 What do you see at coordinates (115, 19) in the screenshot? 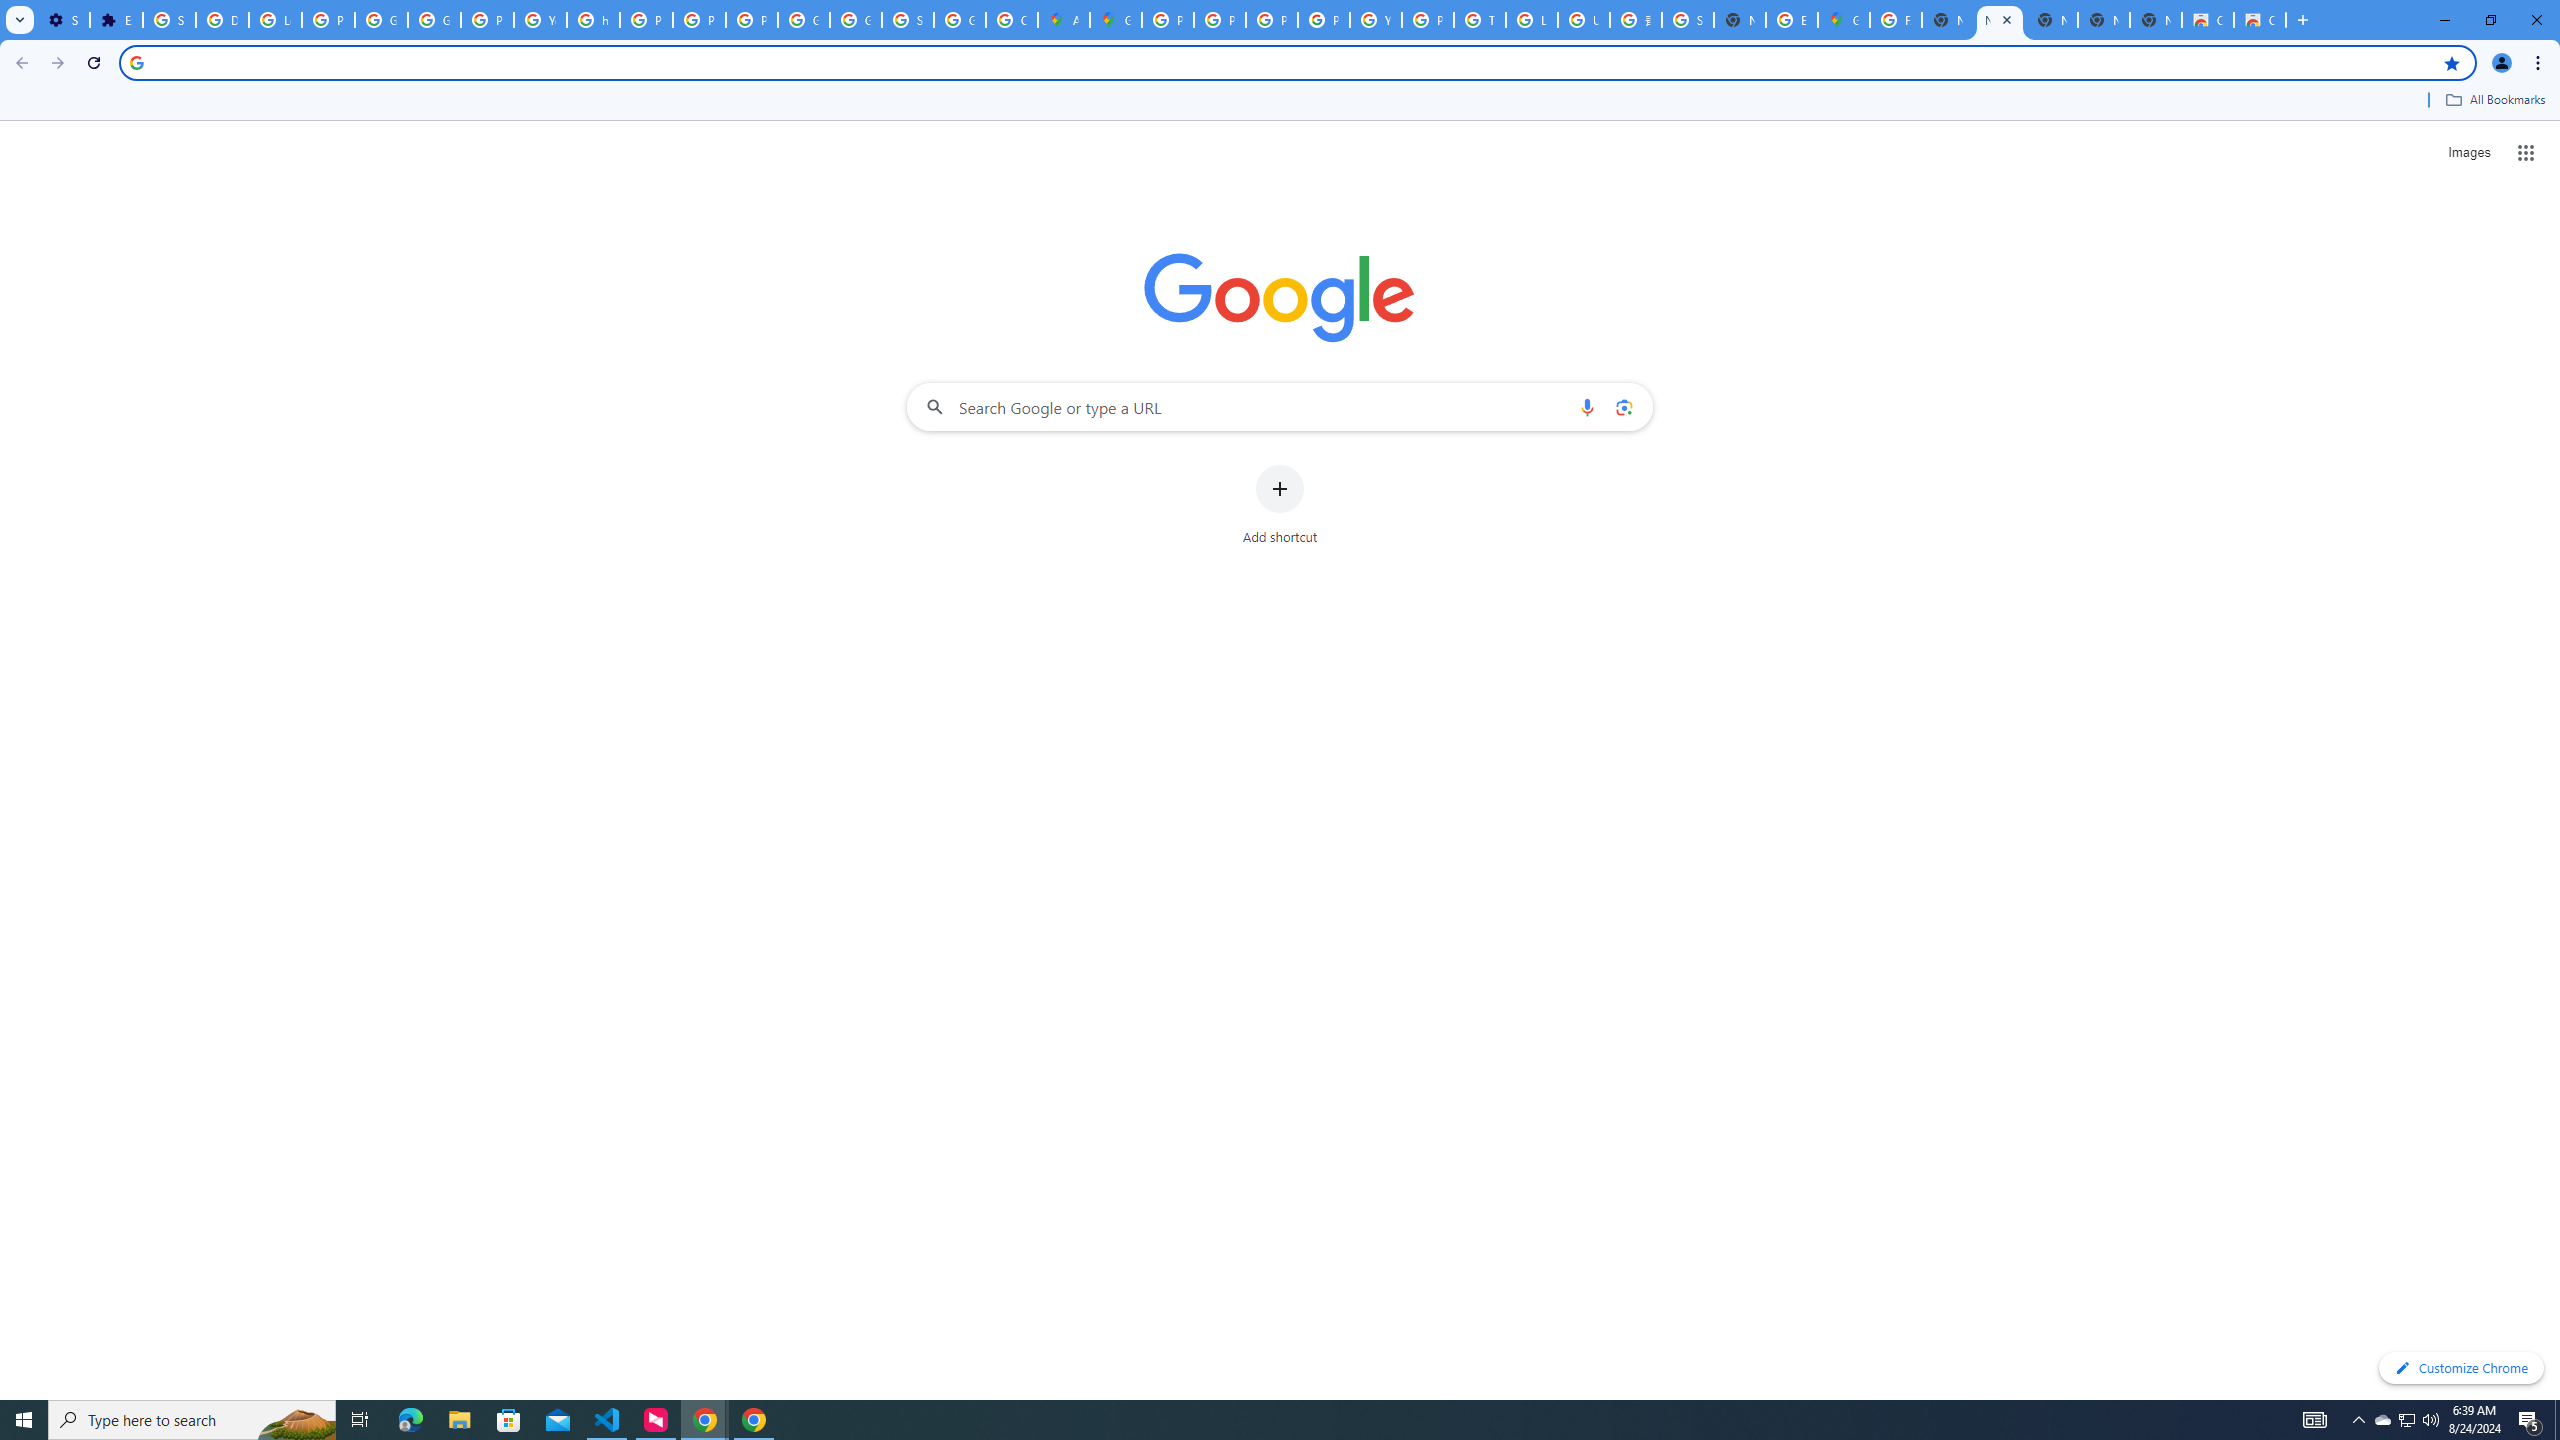
I see `'Extensions'` at bounding box center [115, 19].